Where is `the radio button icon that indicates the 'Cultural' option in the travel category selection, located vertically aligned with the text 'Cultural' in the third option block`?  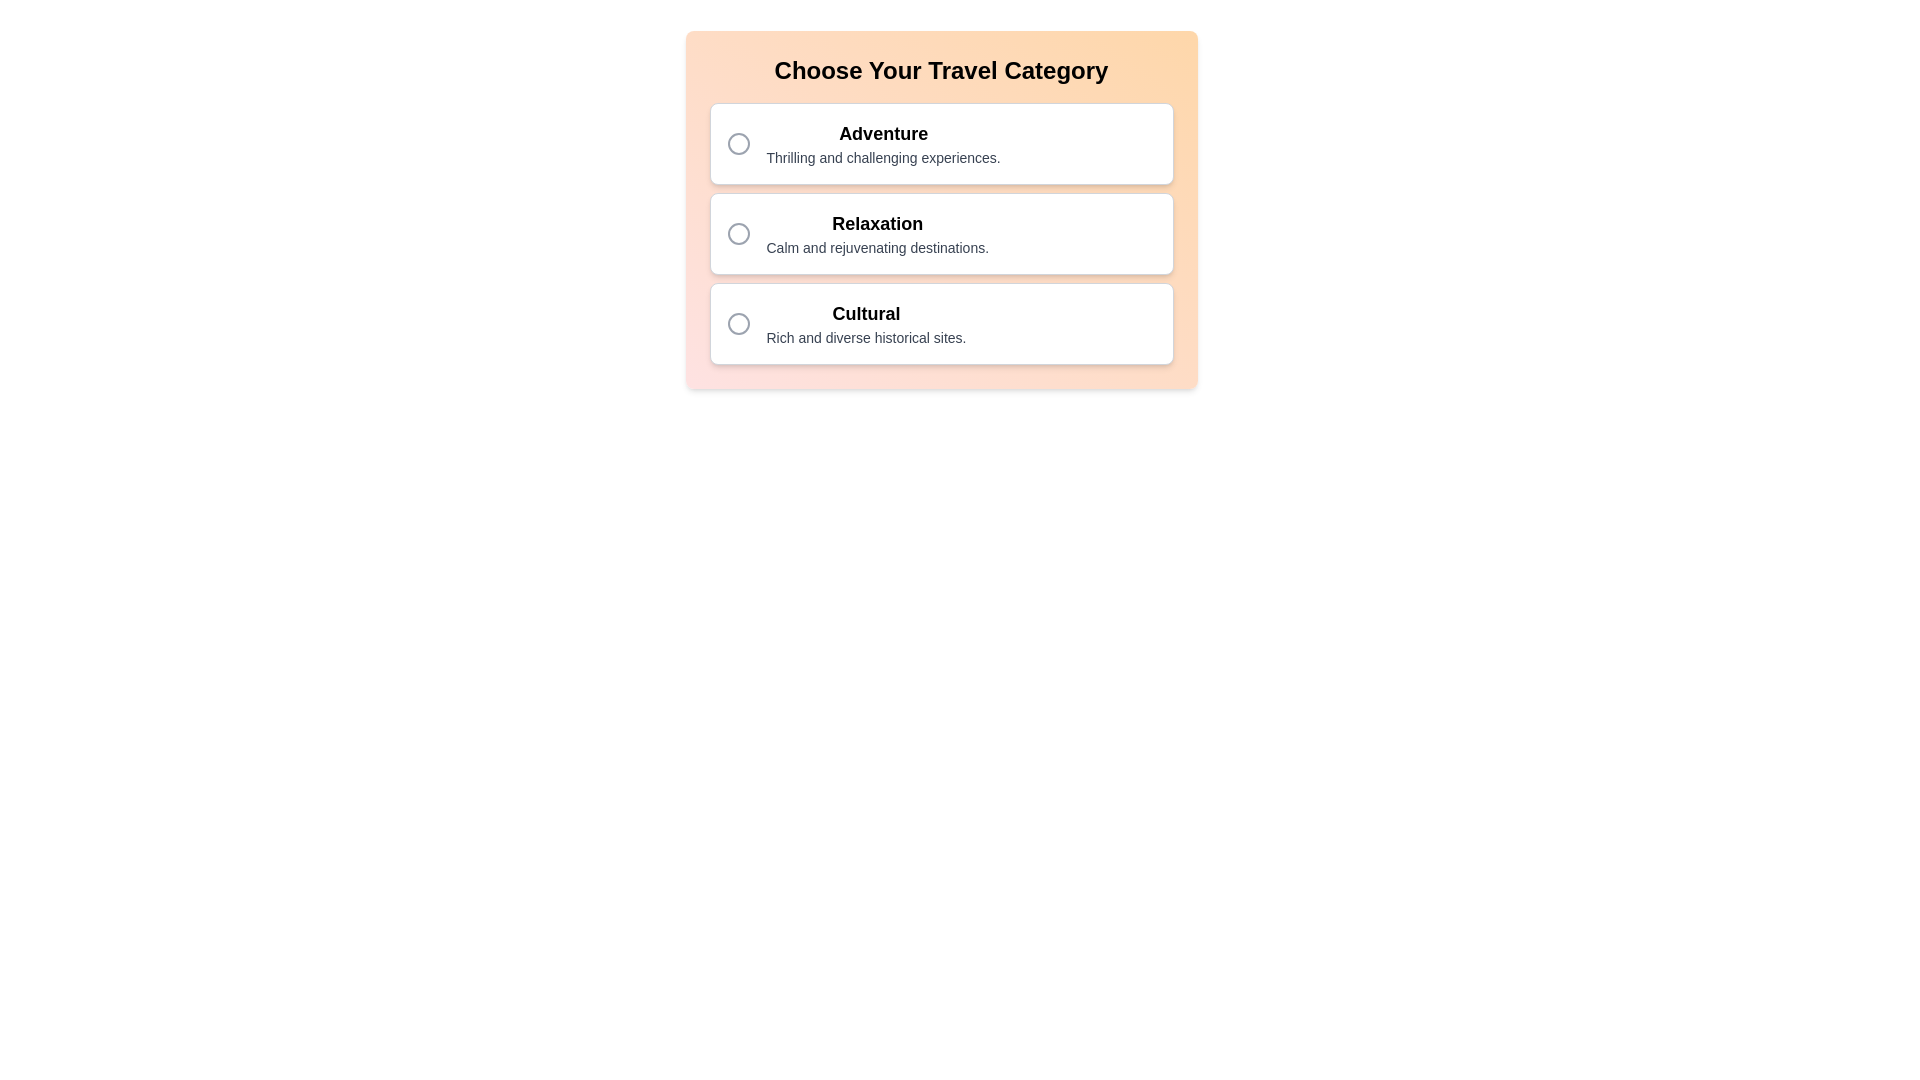
the radio button icon that indicates the 'Cultural' option in the travel category selection, located vertically aligned with the text 'Cultural' in the third option block is located at coordinates (737, 323).